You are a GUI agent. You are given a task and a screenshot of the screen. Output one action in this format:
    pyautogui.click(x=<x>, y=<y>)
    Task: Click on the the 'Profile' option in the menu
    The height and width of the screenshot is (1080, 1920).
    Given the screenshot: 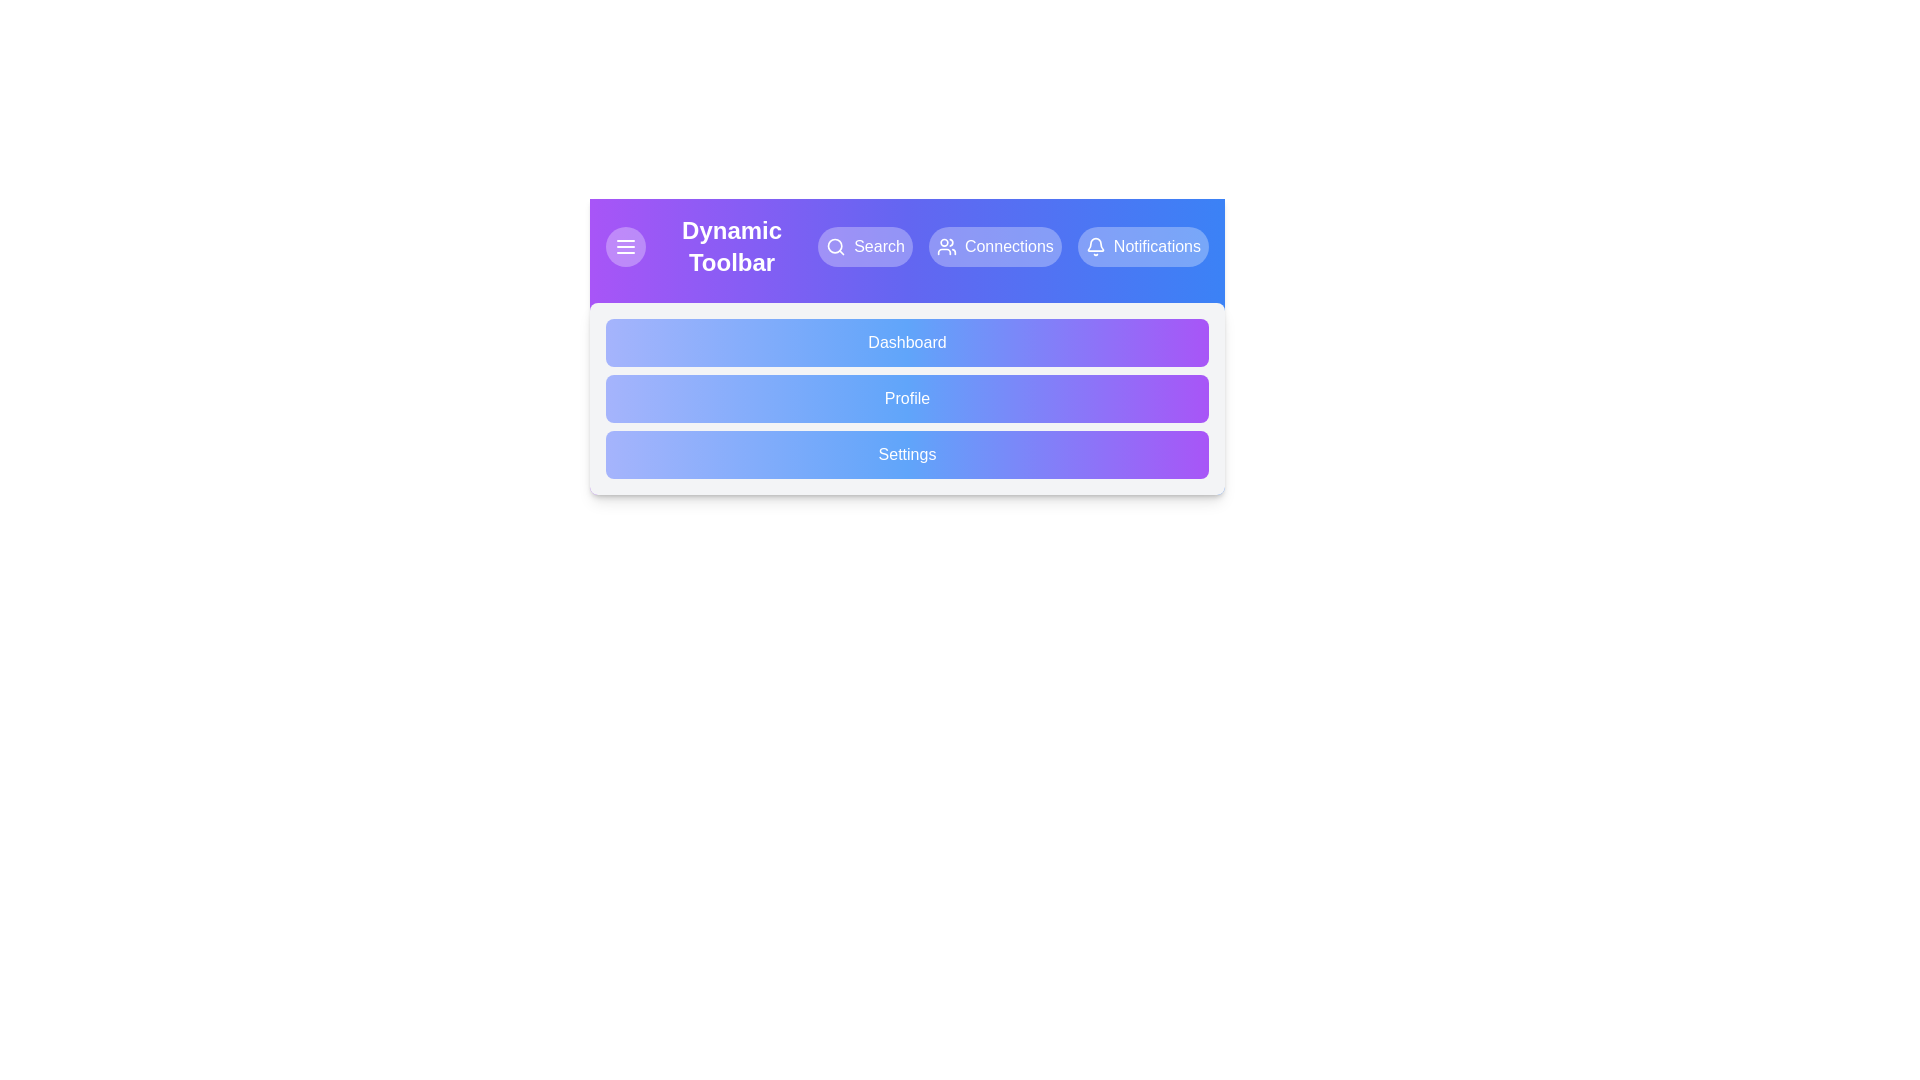 What is the action you would take?
    pyautogui.click(x=906, y=398)
    